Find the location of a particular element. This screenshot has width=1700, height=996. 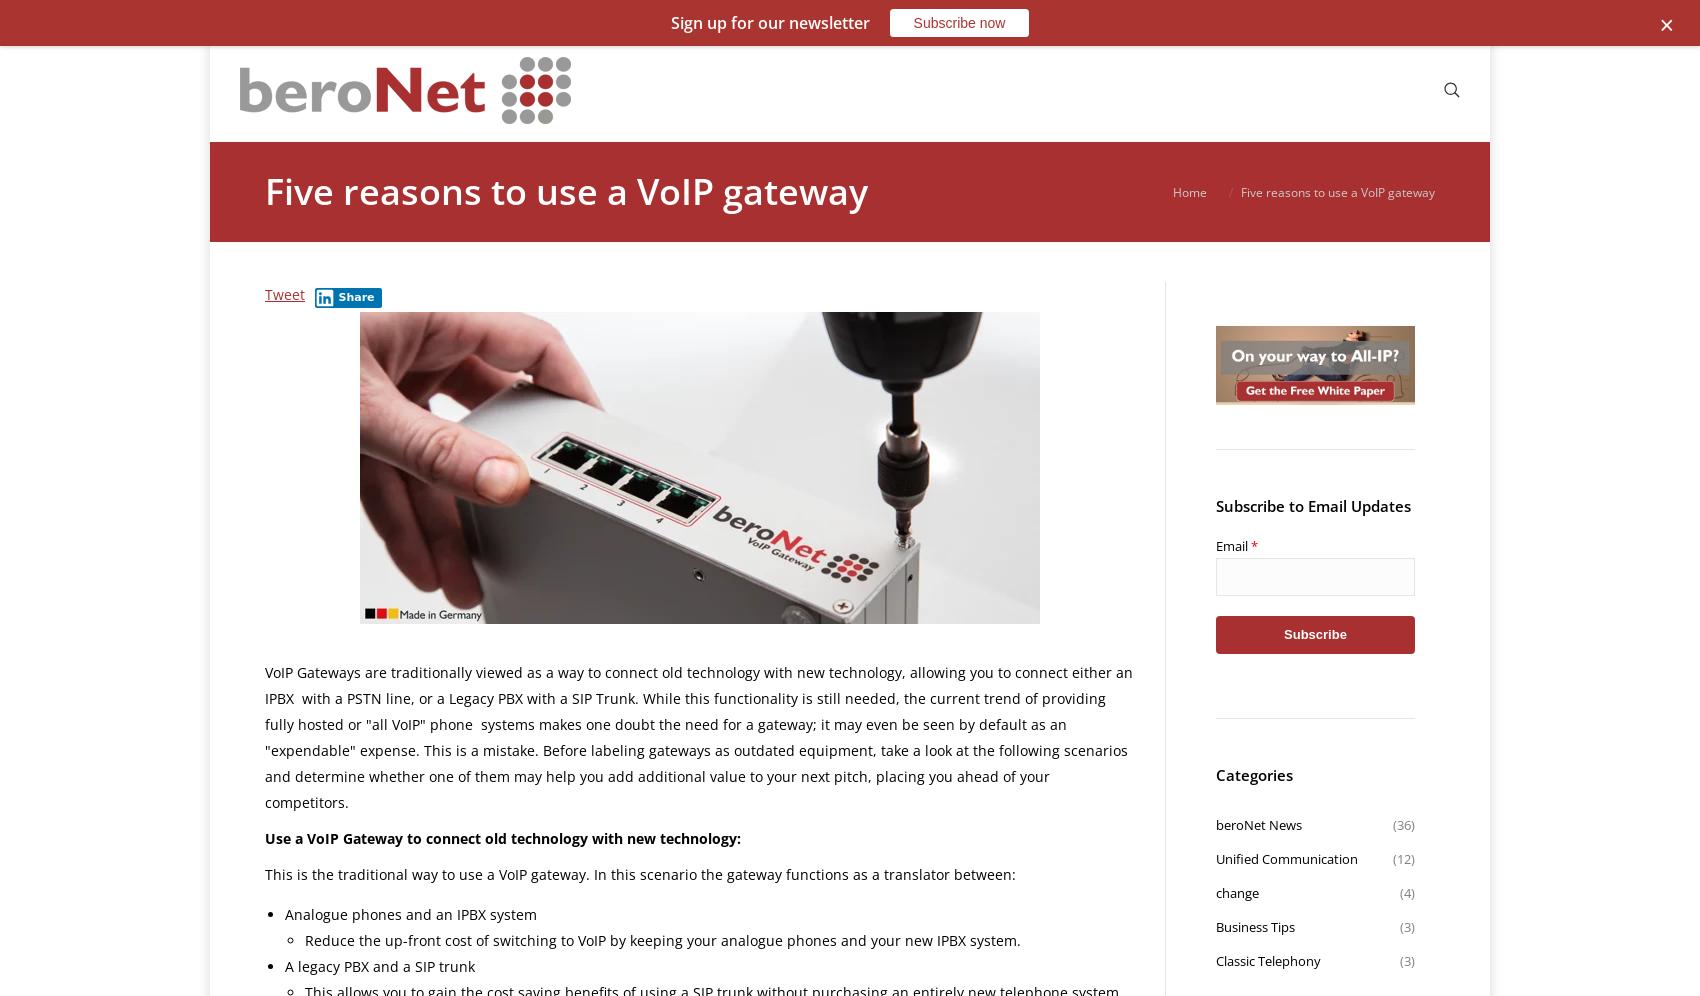

'(12)' is located at coordinates (1402, 858).